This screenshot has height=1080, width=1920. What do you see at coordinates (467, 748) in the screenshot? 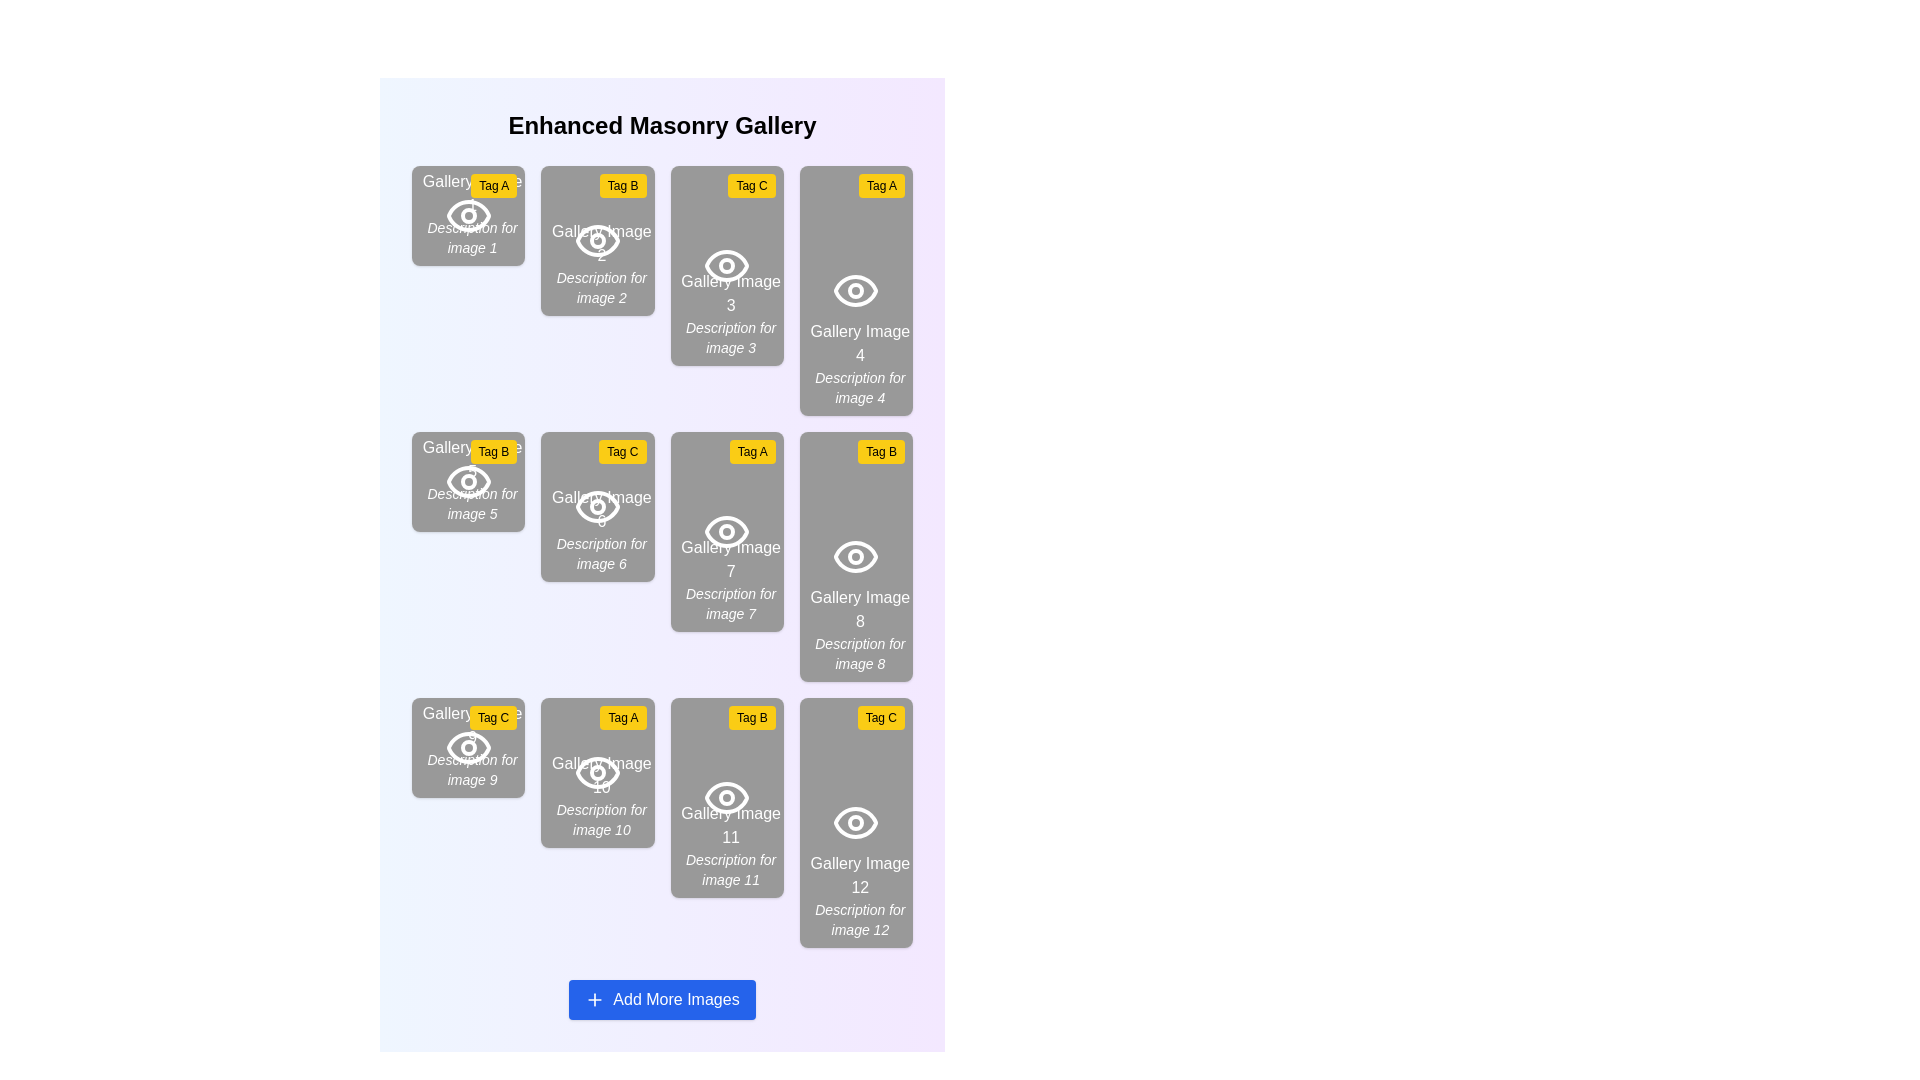
I see `the gray eye-shaped icon with a white border and black circle, located in the last row of the gallery layout under 'Gallery Image 9'` at bounding box center [467, 748].